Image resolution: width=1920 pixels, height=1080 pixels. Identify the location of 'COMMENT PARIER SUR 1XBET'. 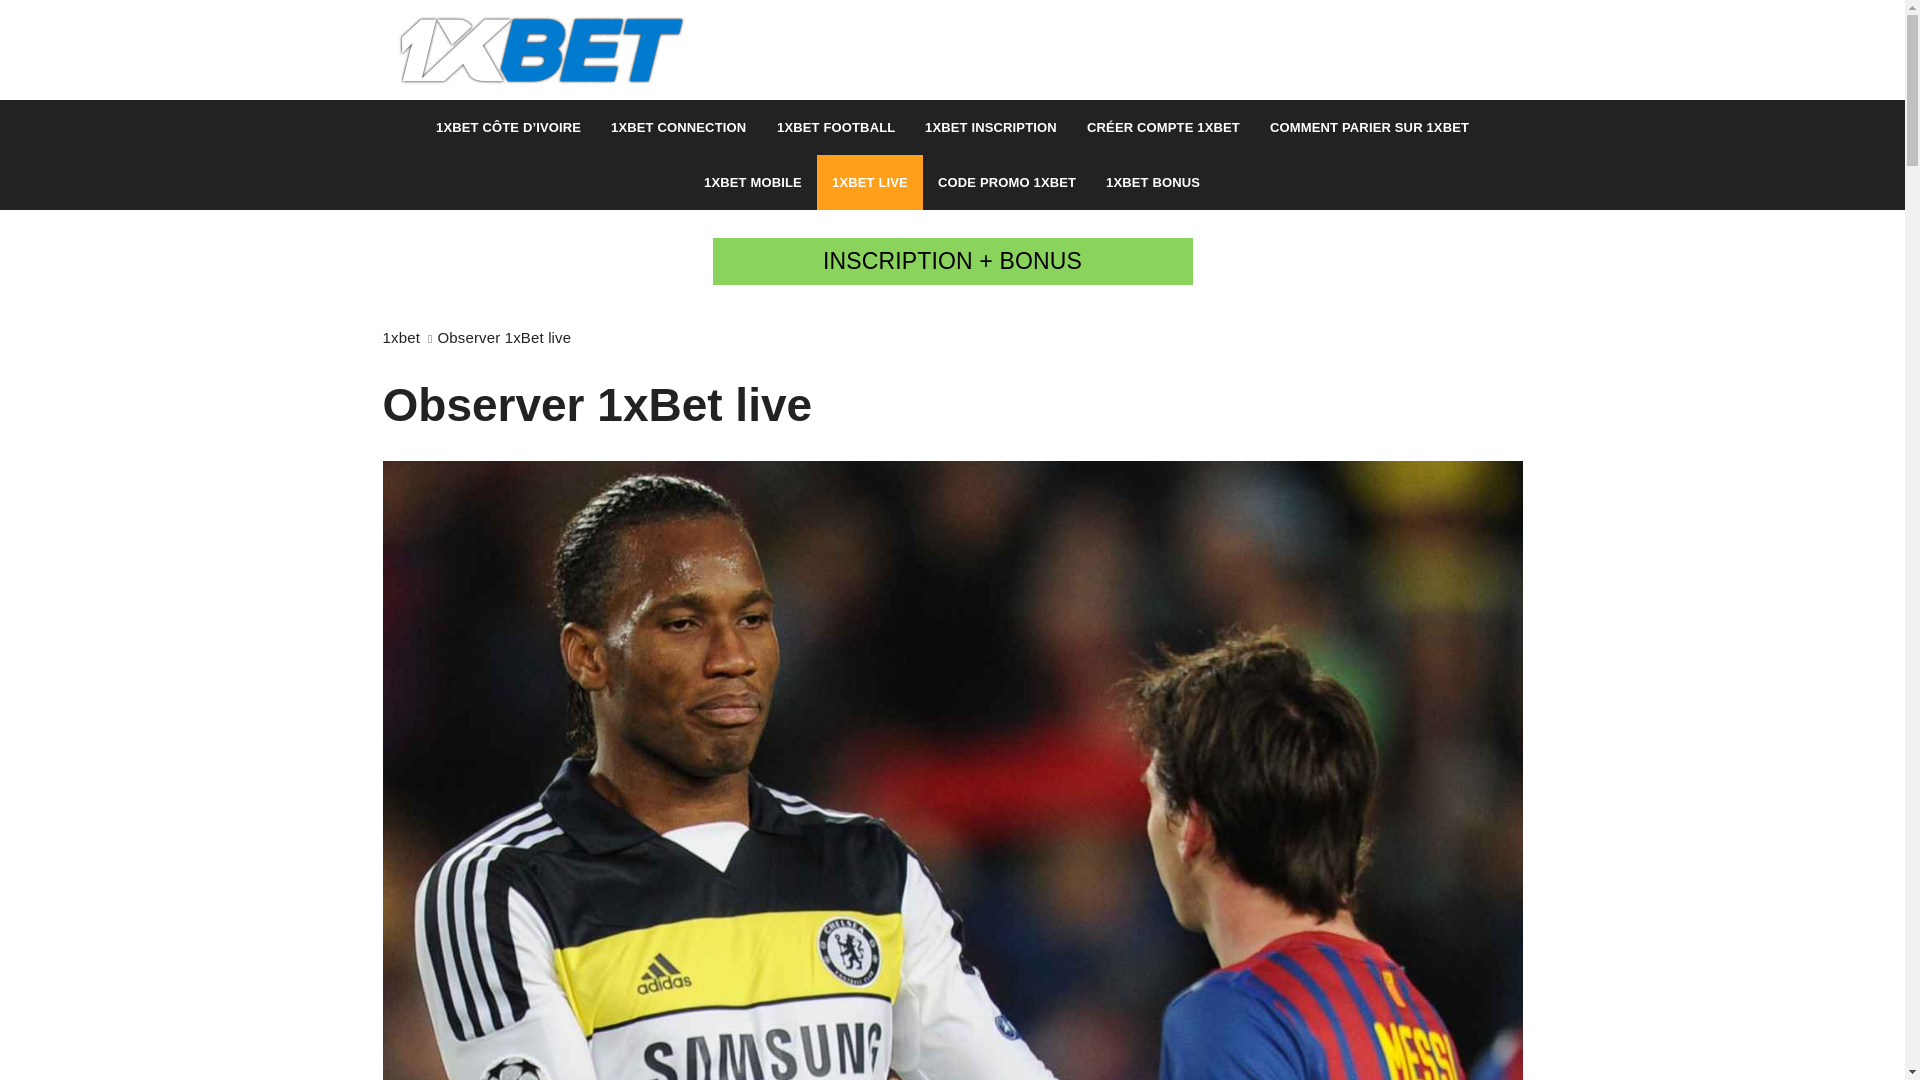
(1368, 127).